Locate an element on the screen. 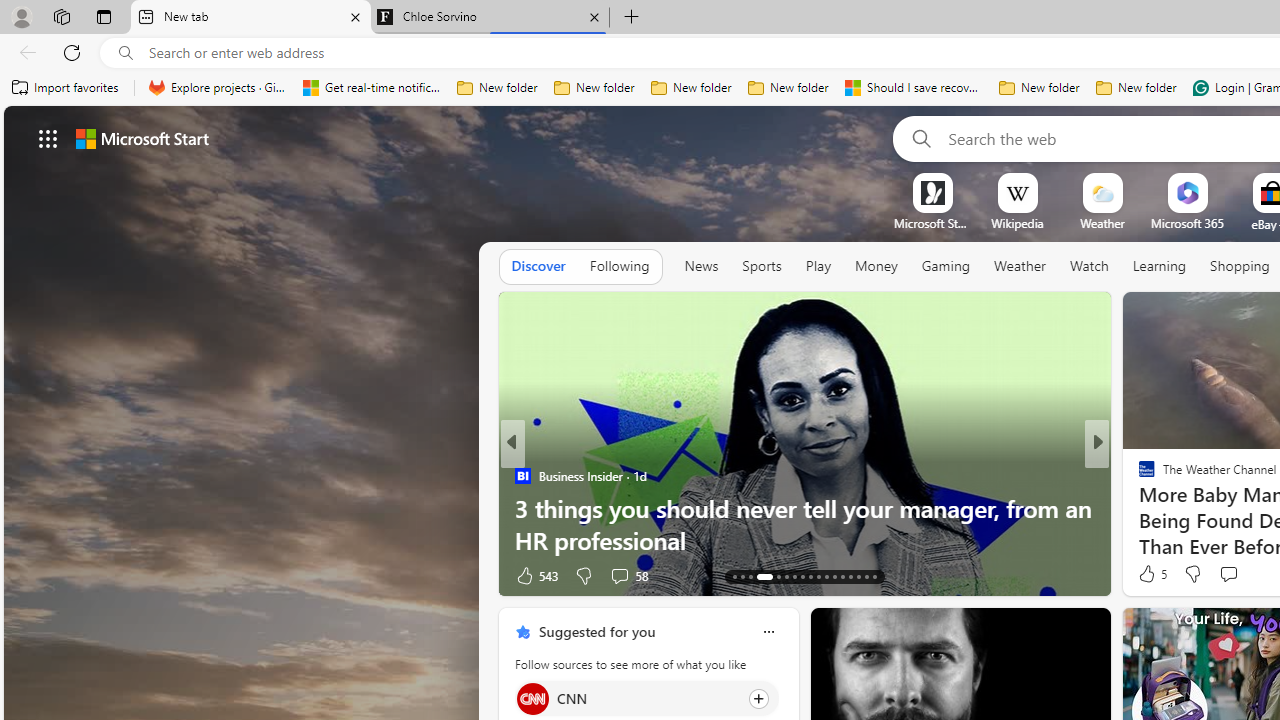  'AutomationID: tab-14' is located at coordinates (742, 577).